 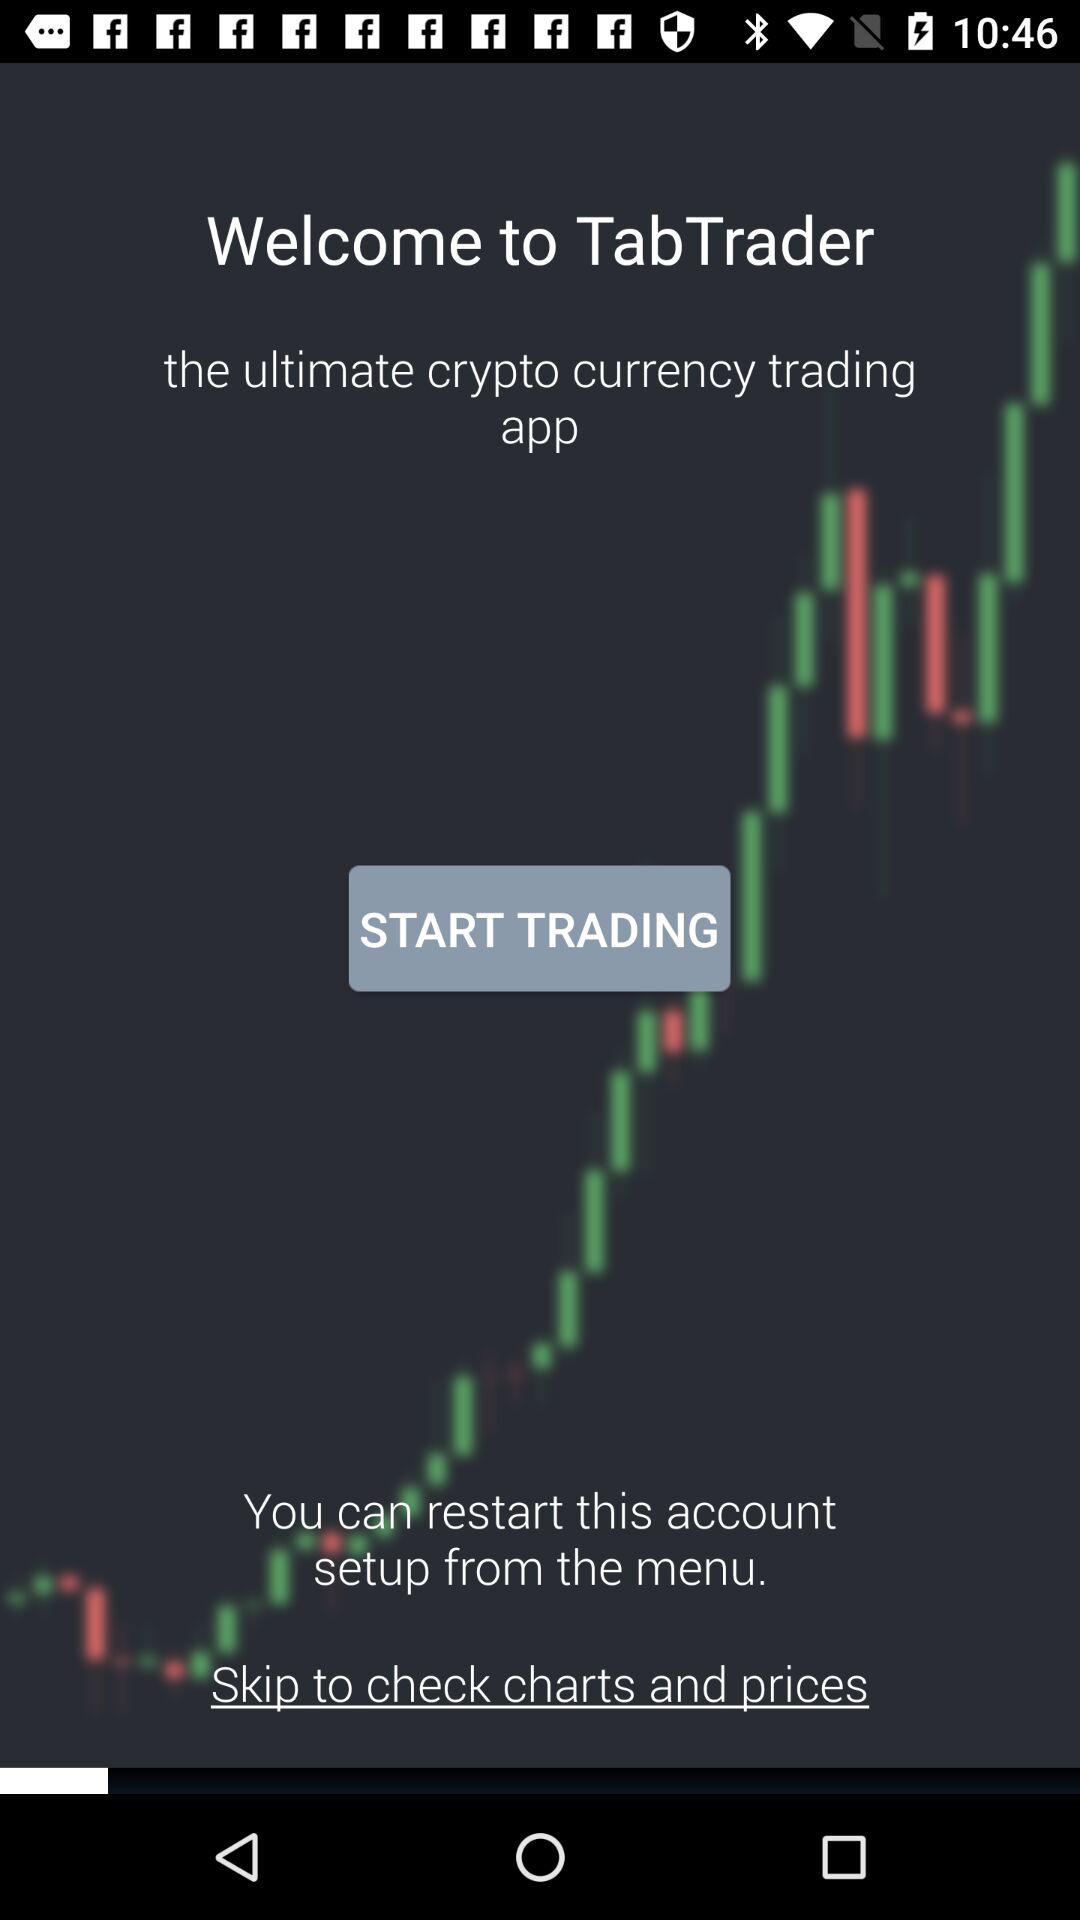 I want to click on the item above the you can restart icon, so click(x=538, y=927).